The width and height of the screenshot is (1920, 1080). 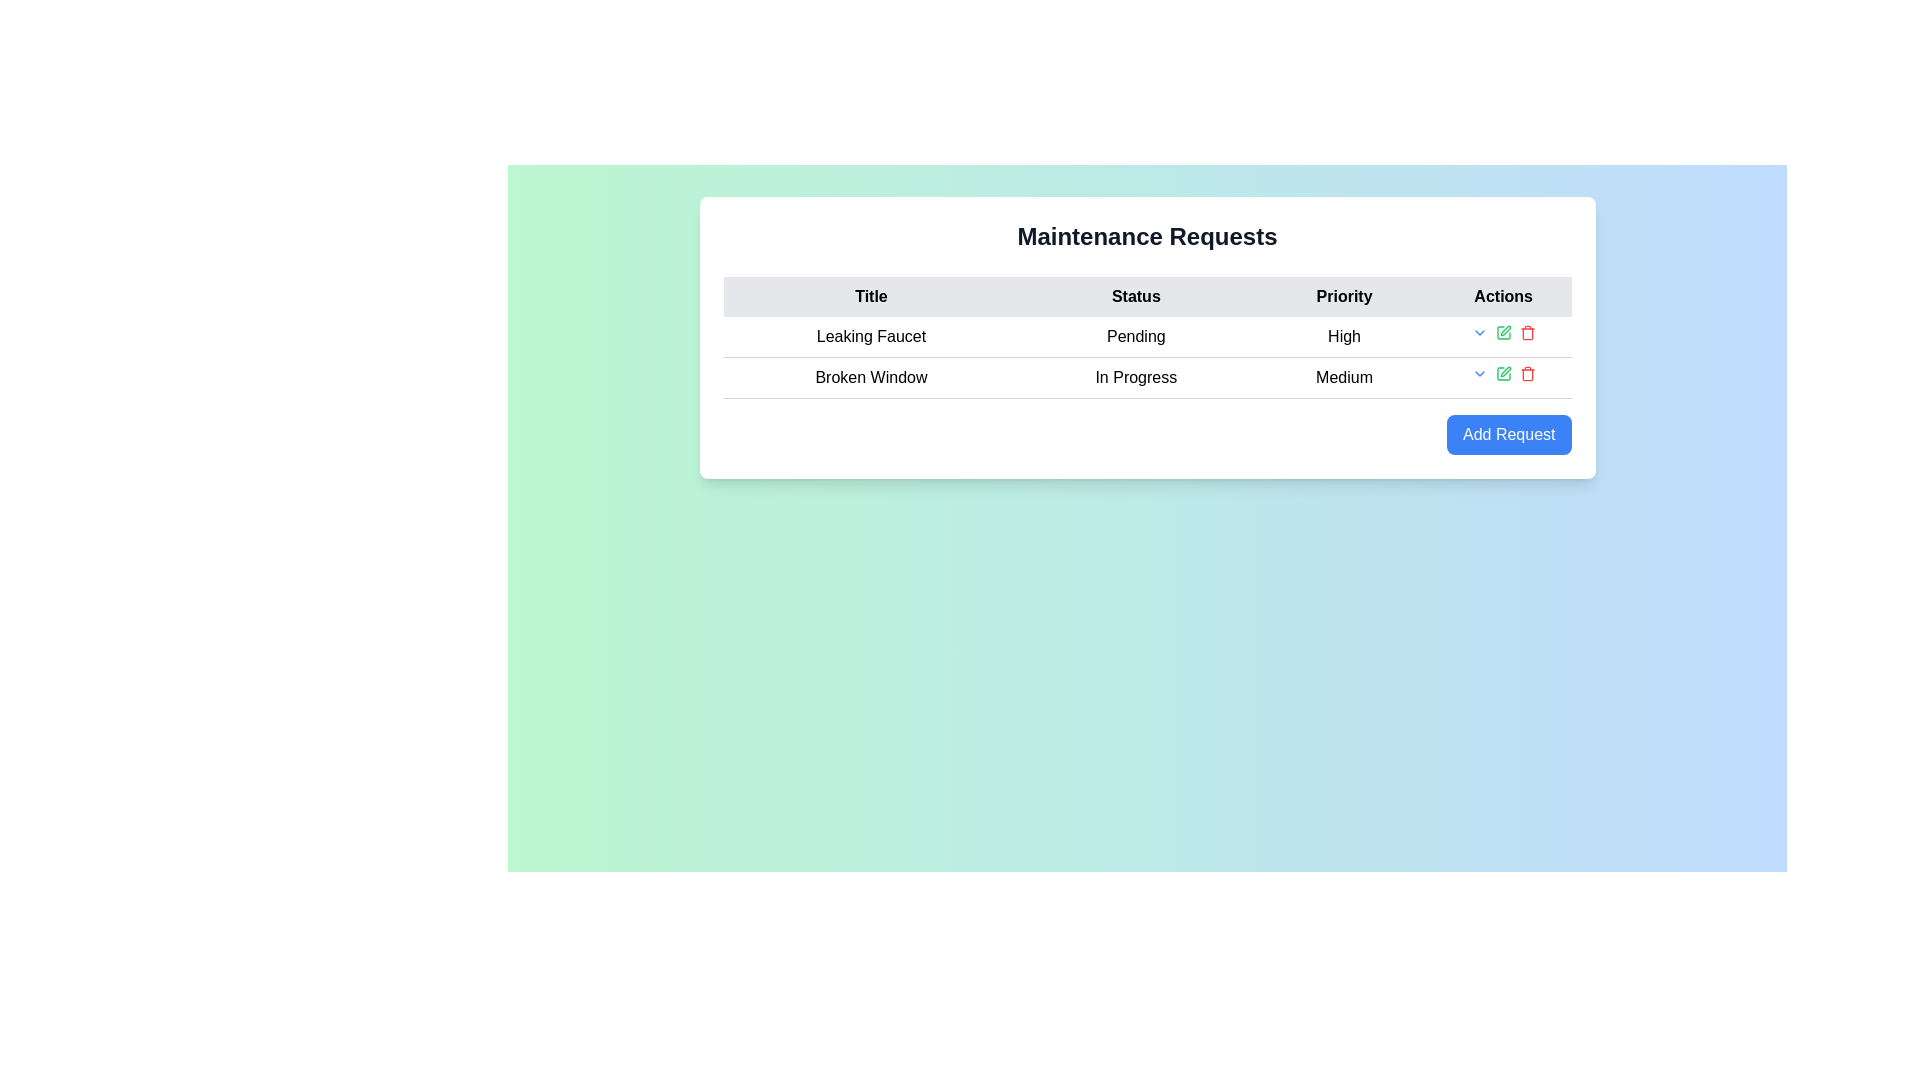 What do you see at coordinates (1503, 374) in the screenshot?
I see `the edit icon for the 'Broken Window' maintenance request located in the 'Actions' column of the second row in the table to initiate editing` at bounding box center [1503, 374].